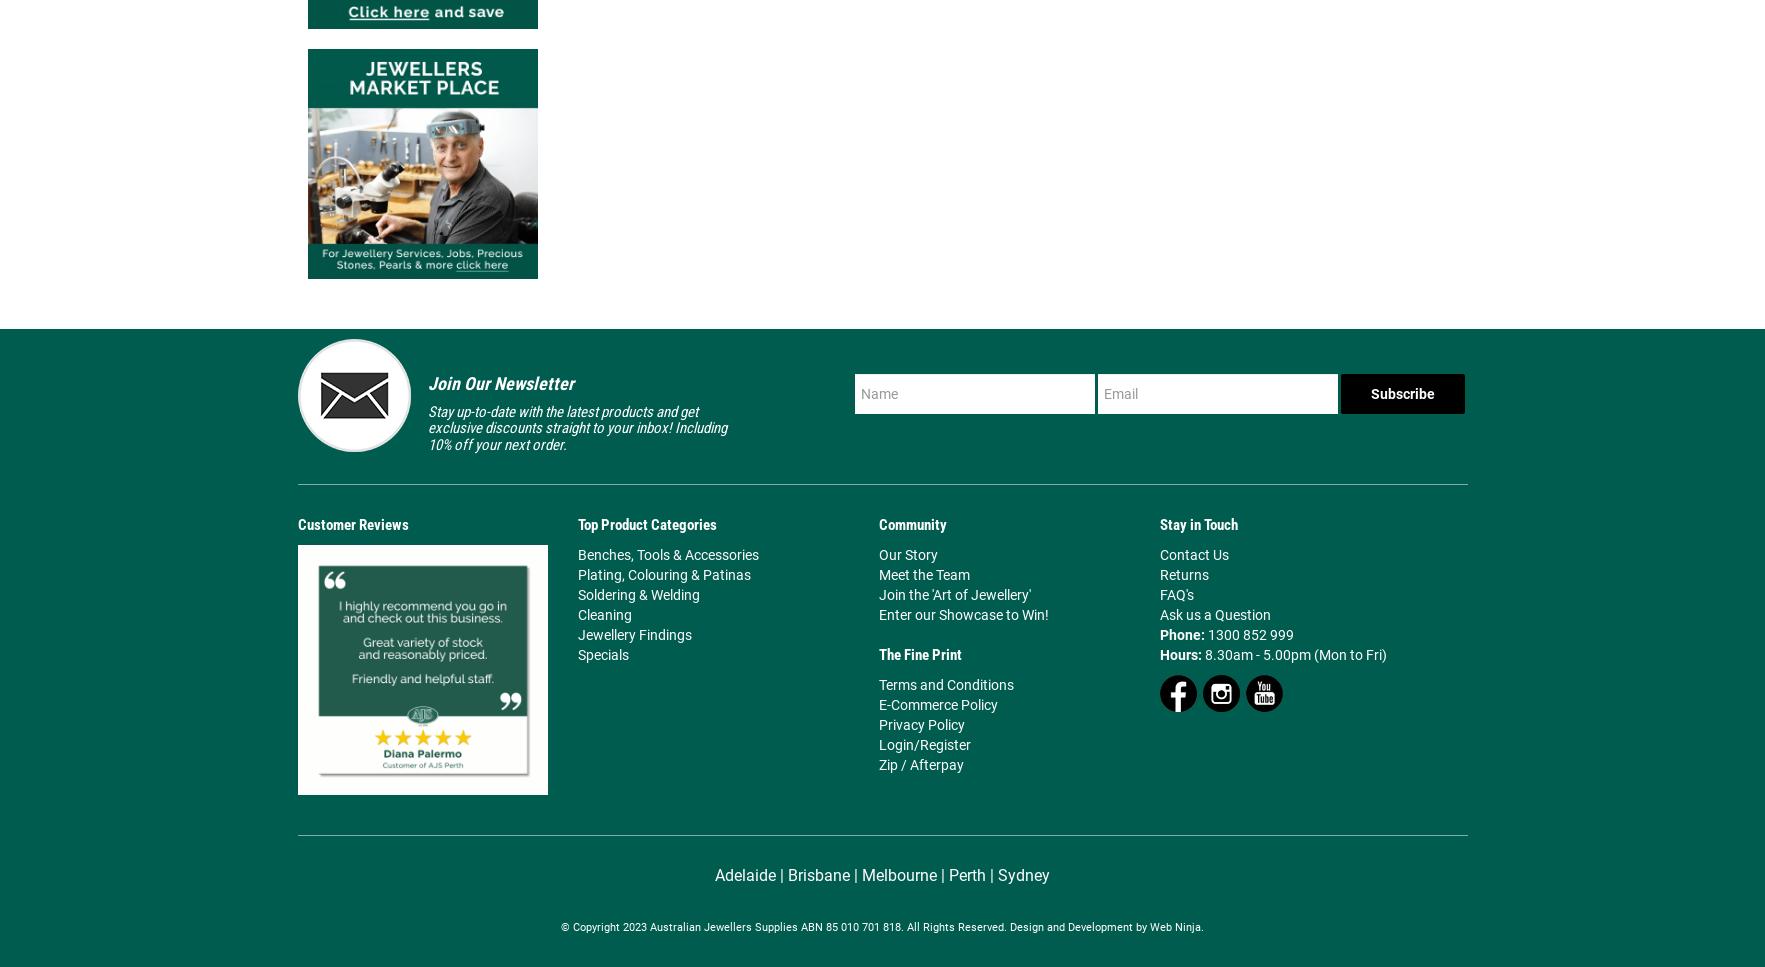 The width and height of the screenshot is (1765, 967). What do you see at coordinates (575, 426) in the screenshot?
I see `'Stay up-to-date with the latest products and get exclusive discounts straight to your inbox! Including 10% off your next order.'` at bounding box center [575, 426].